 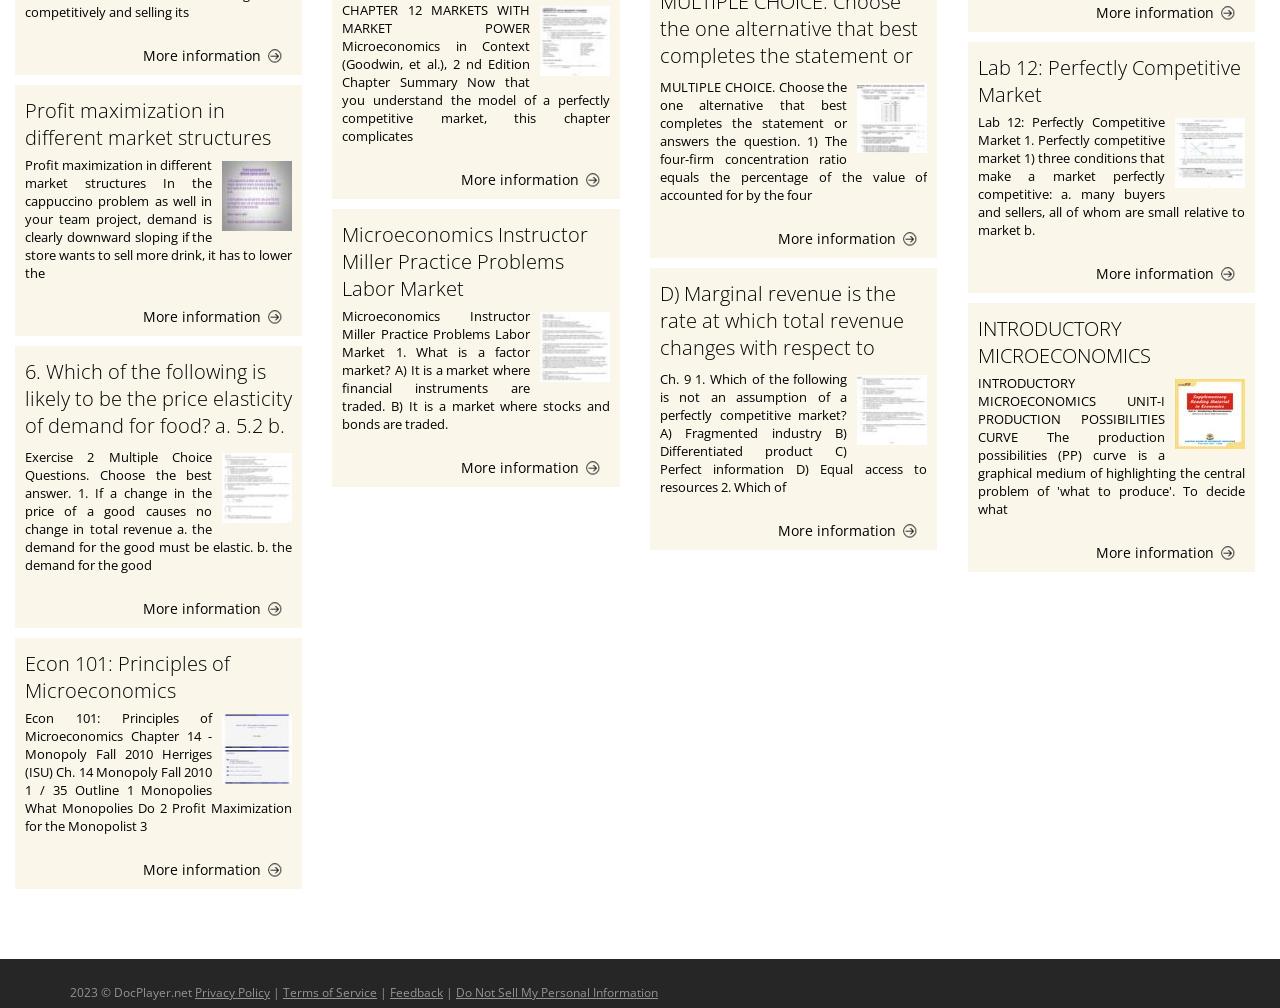 I want to click on '6. Which of the following is likely to be the price elasticity of demand for food? a. 5.2 b. 2.6 c. 1.8 d. 0.3', so click(x=157, y=411).